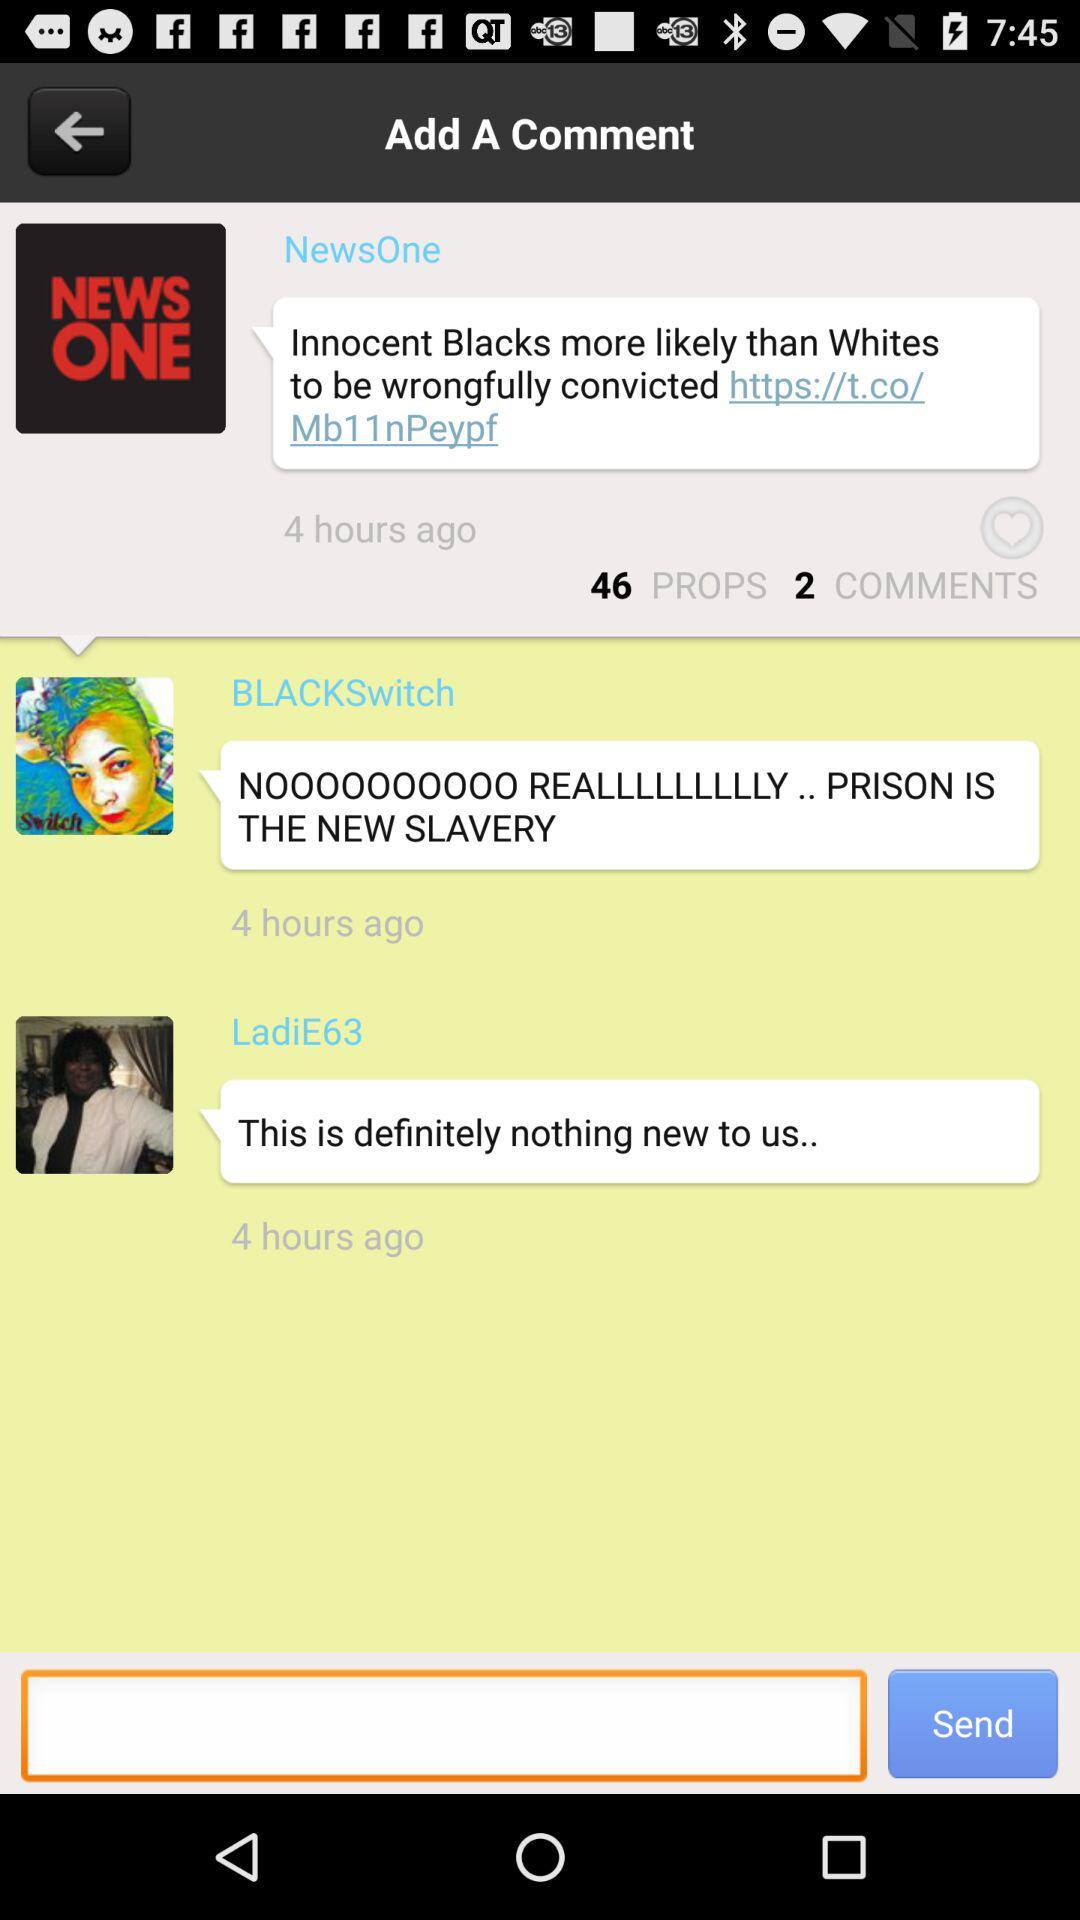 The image size is (1080, 1920). I want to click on app below the 4 hours ago app, so click(297, 1030).